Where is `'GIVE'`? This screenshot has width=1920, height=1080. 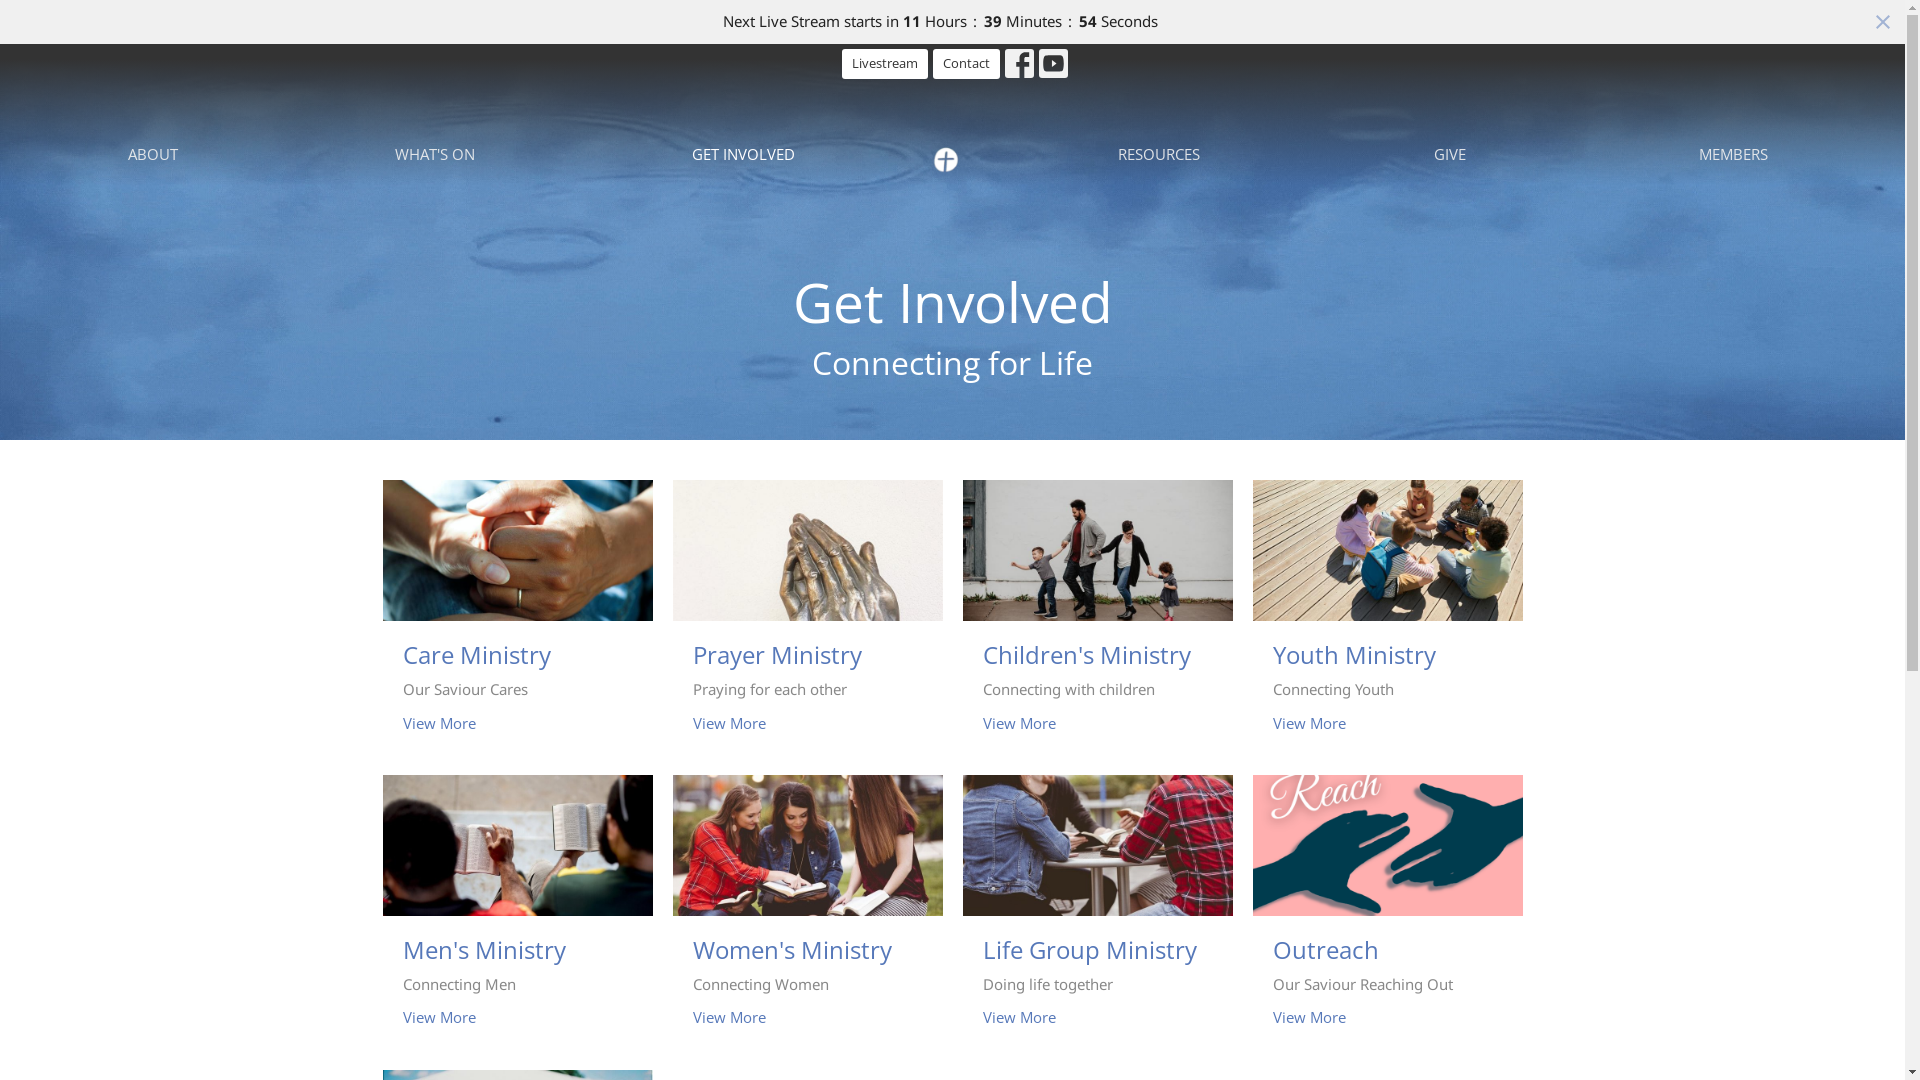
'GIVE' is located at coordinates (1449, 153).